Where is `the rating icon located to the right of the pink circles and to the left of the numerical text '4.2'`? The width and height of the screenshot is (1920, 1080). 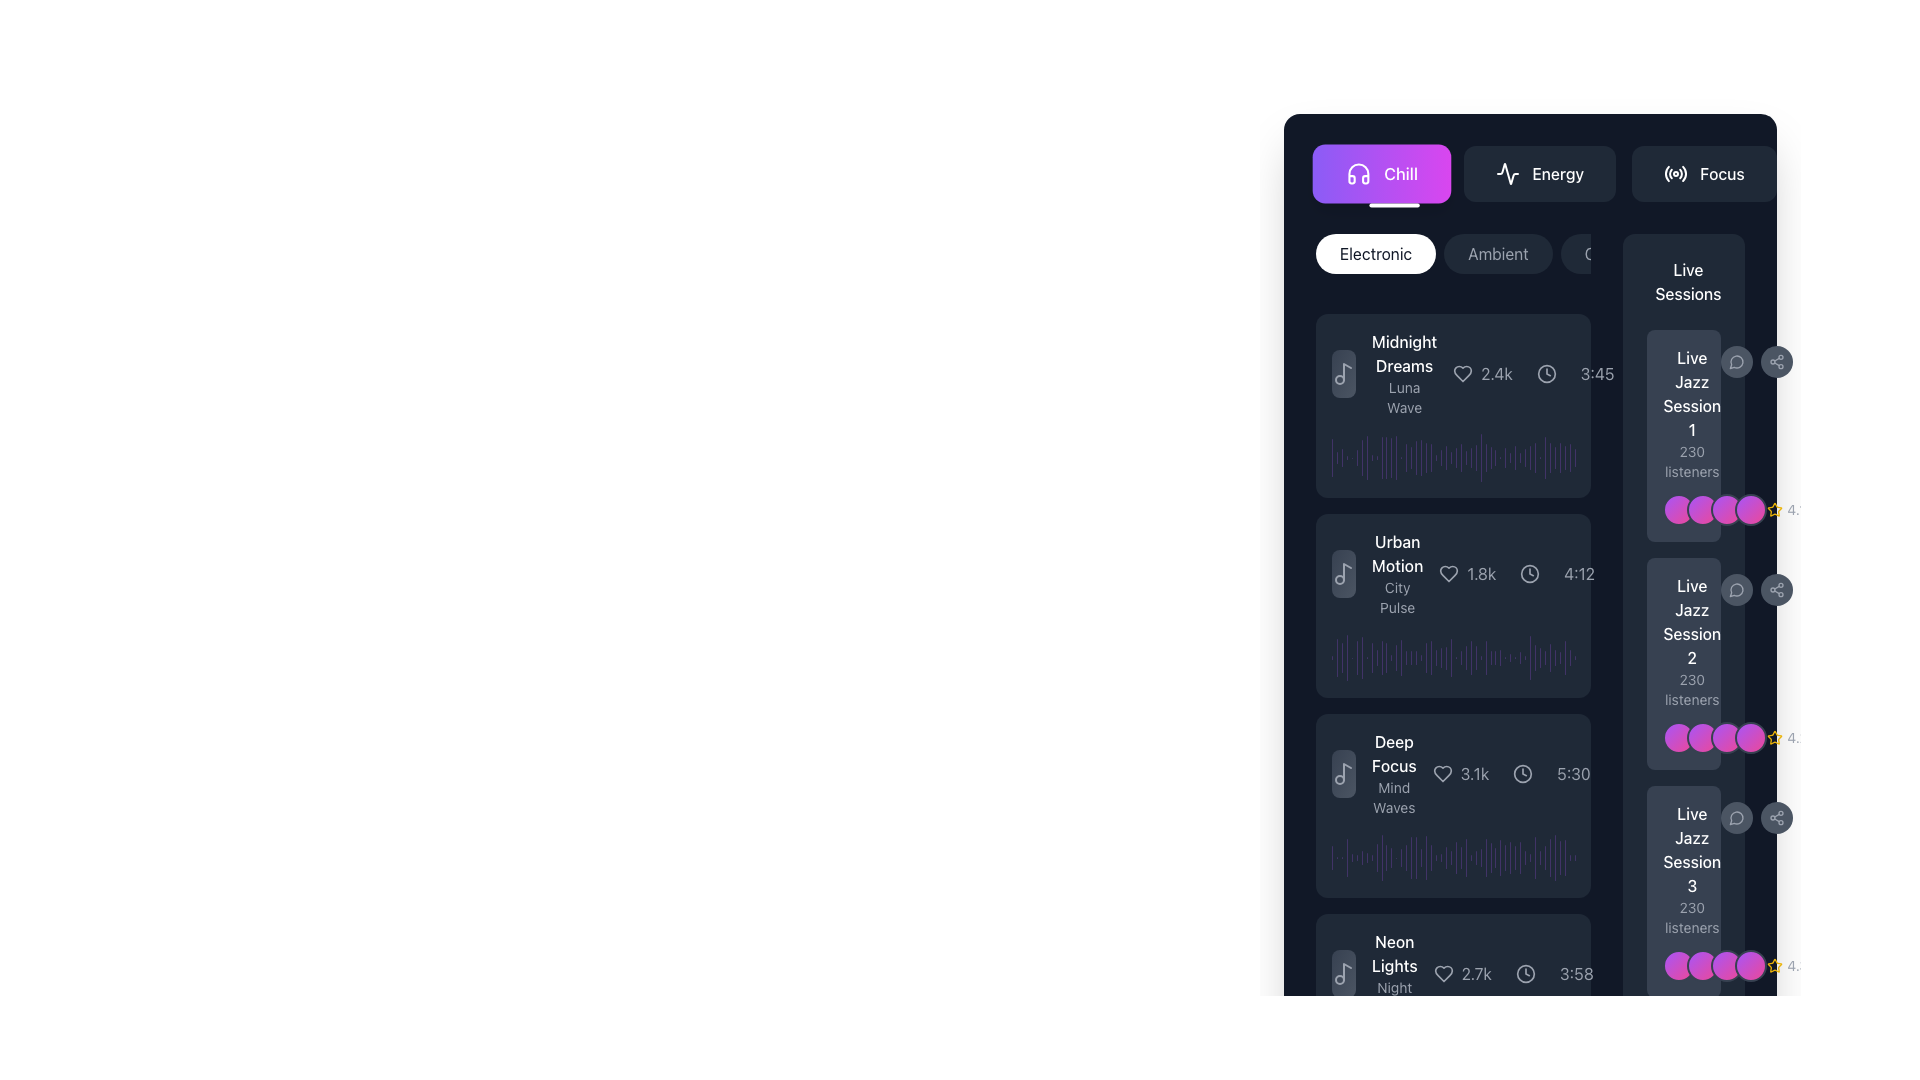 the rating icon located to the right of the pink circles and to the left of the numerical text '4.2' is located at coordinates (1775, 737).